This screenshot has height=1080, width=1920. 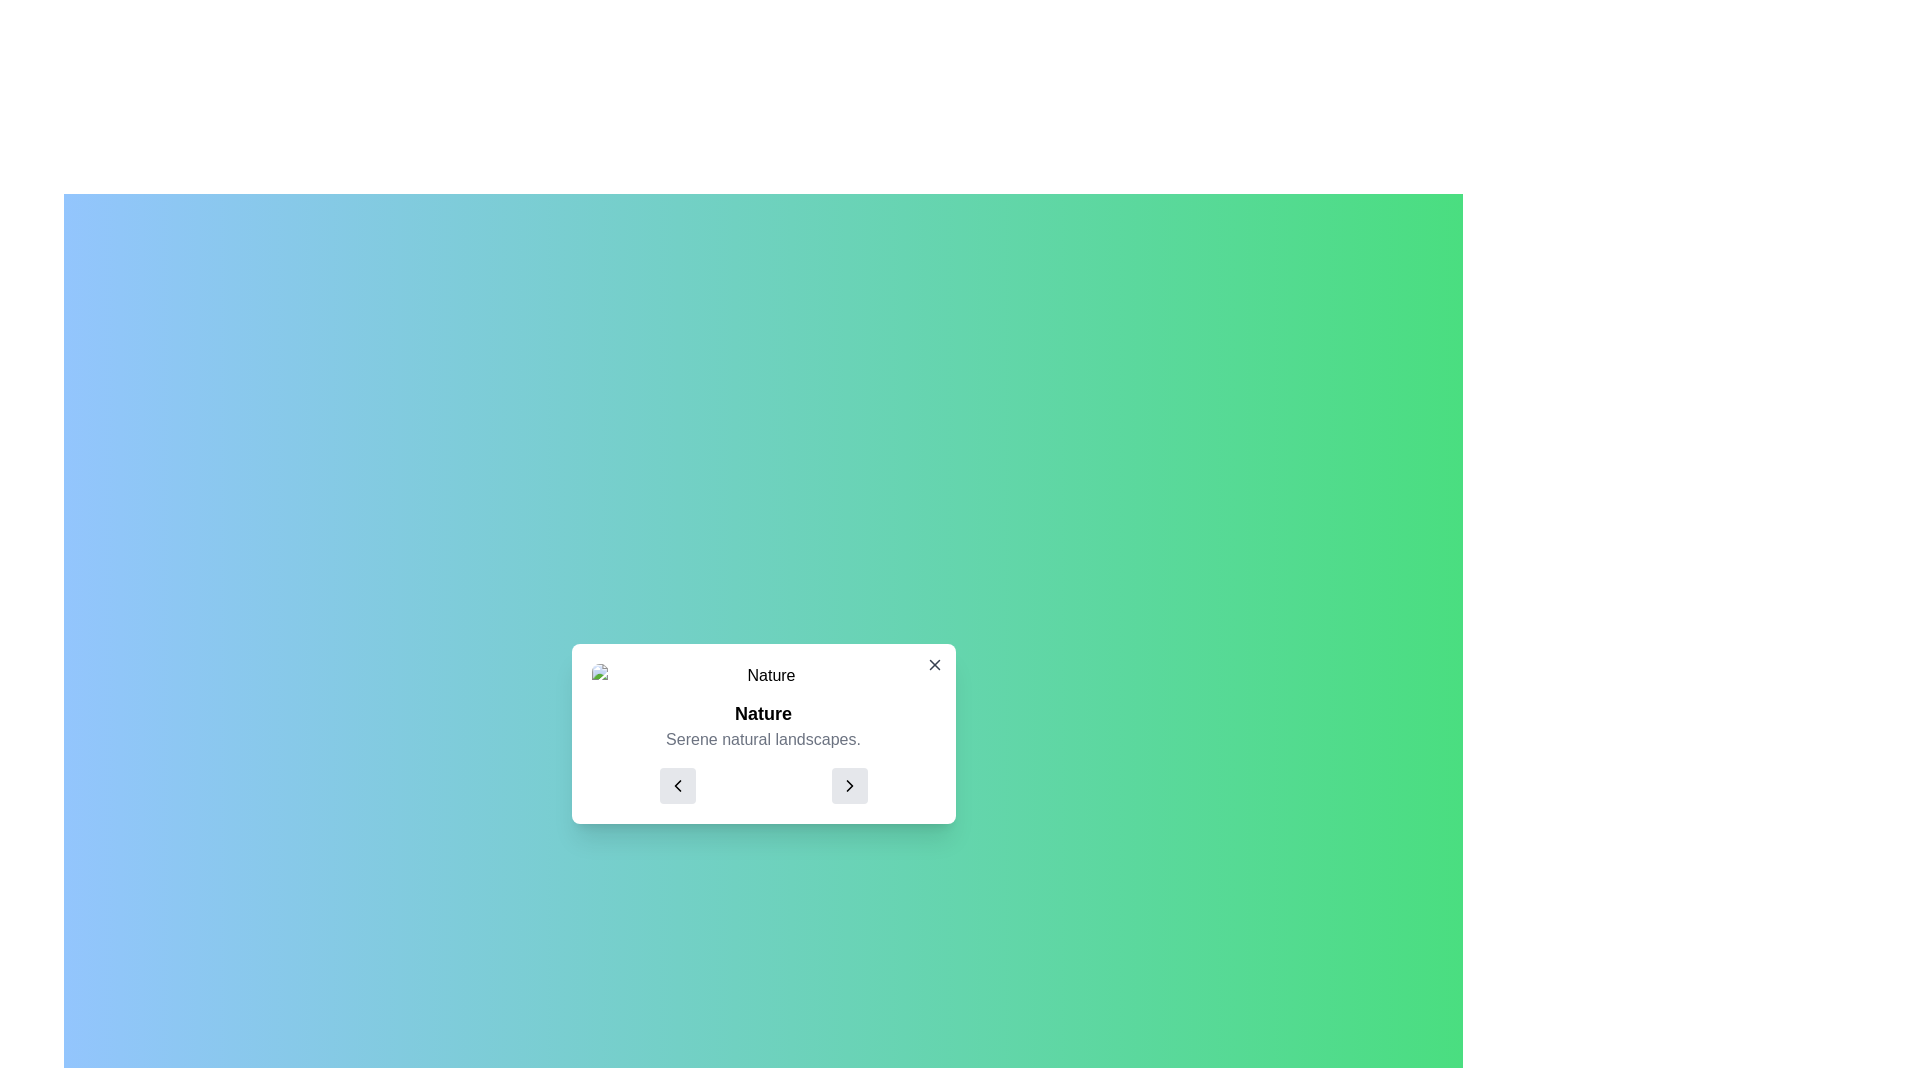 What do you see at coordinates (762, 733) in the screenshot?
I see `descriptive text within the Card Component, which includes the title 'Nature' and the subtitle 'Serene natural landscapes.'` at bounding box center [762, 733].